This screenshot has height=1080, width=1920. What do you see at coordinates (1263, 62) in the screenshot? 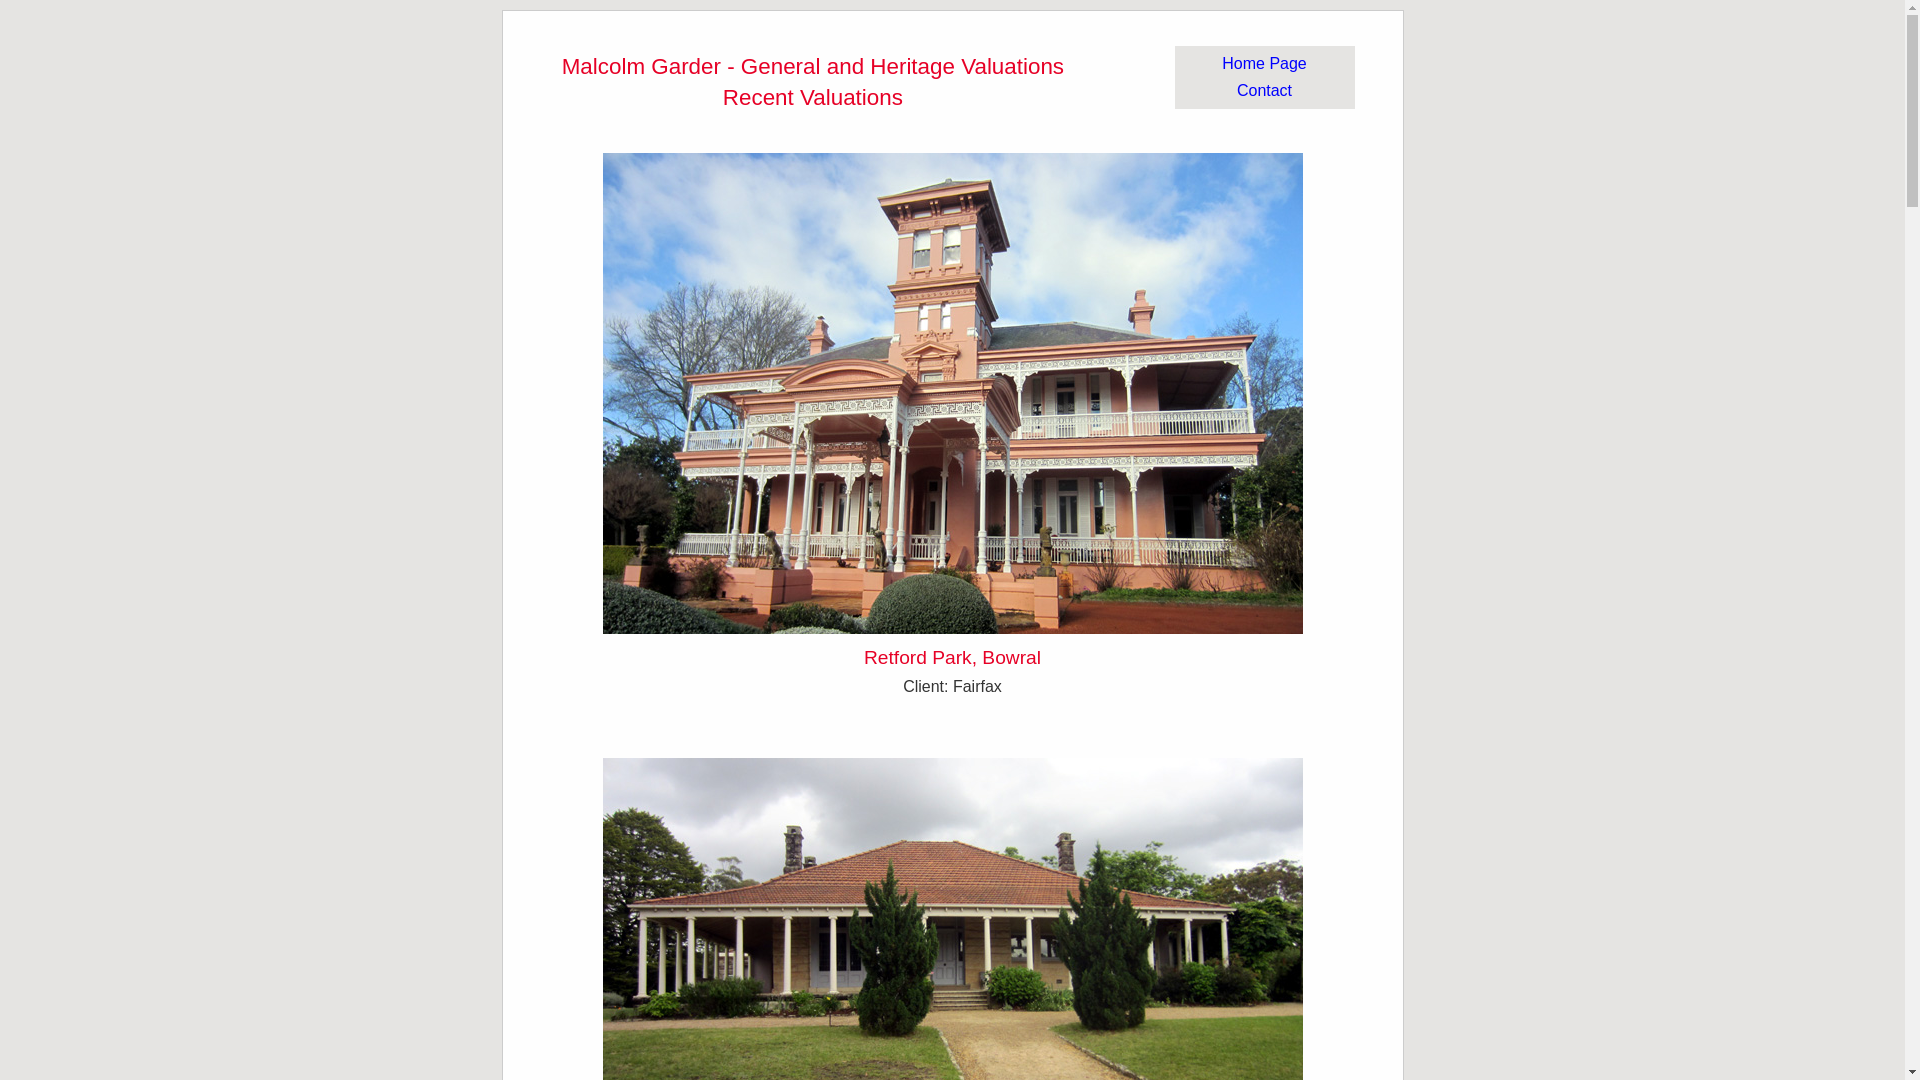
I see `'Home Page'` at bounding box center [1263, 62].